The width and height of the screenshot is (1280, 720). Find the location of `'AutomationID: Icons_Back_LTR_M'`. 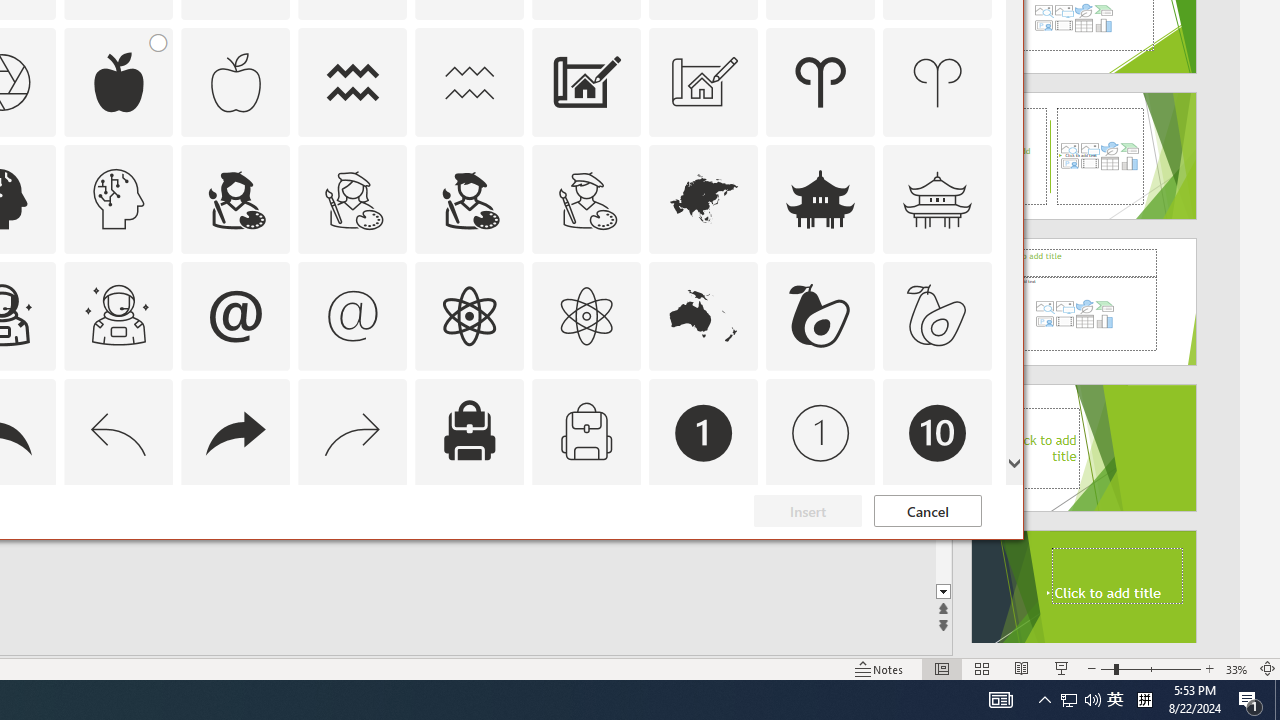

'AutomationID: Icons_Back_LTR_M' is located at coordinates (118, 431).